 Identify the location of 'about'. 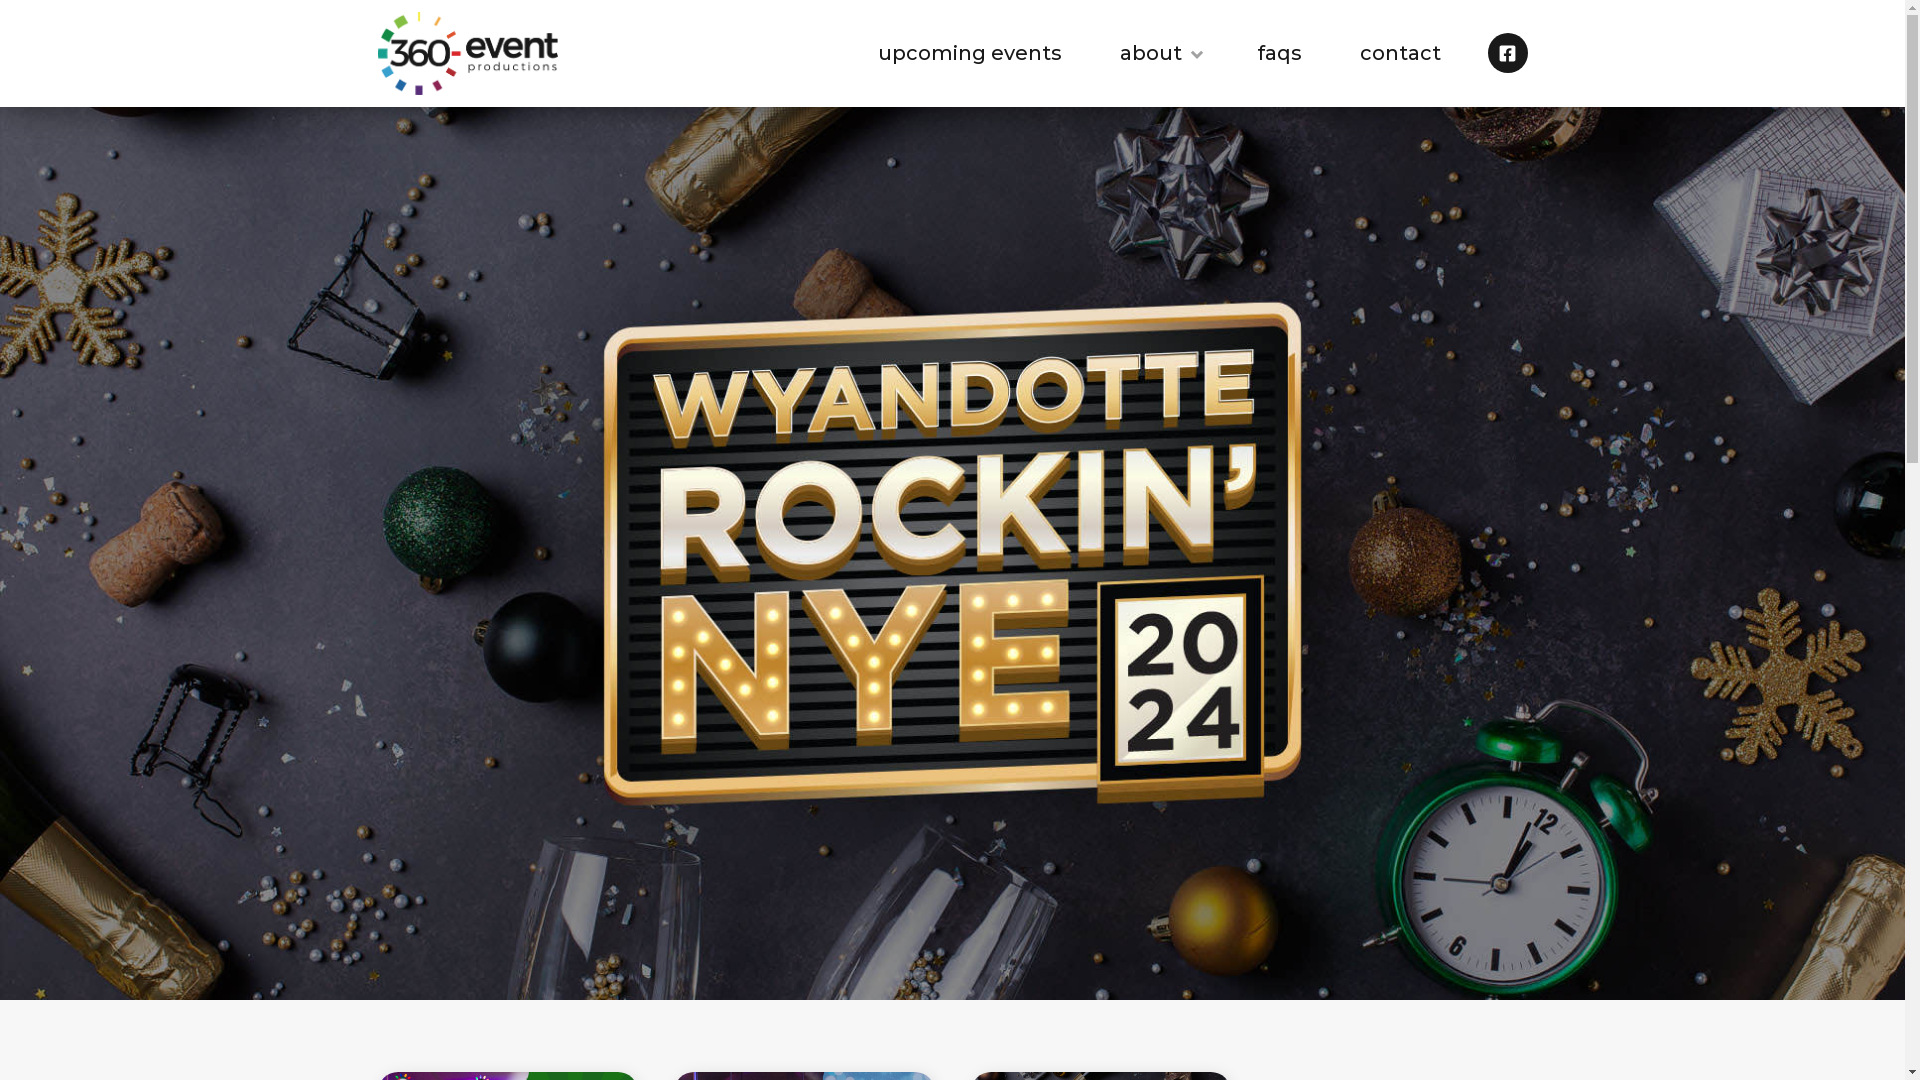
(1159, 52).